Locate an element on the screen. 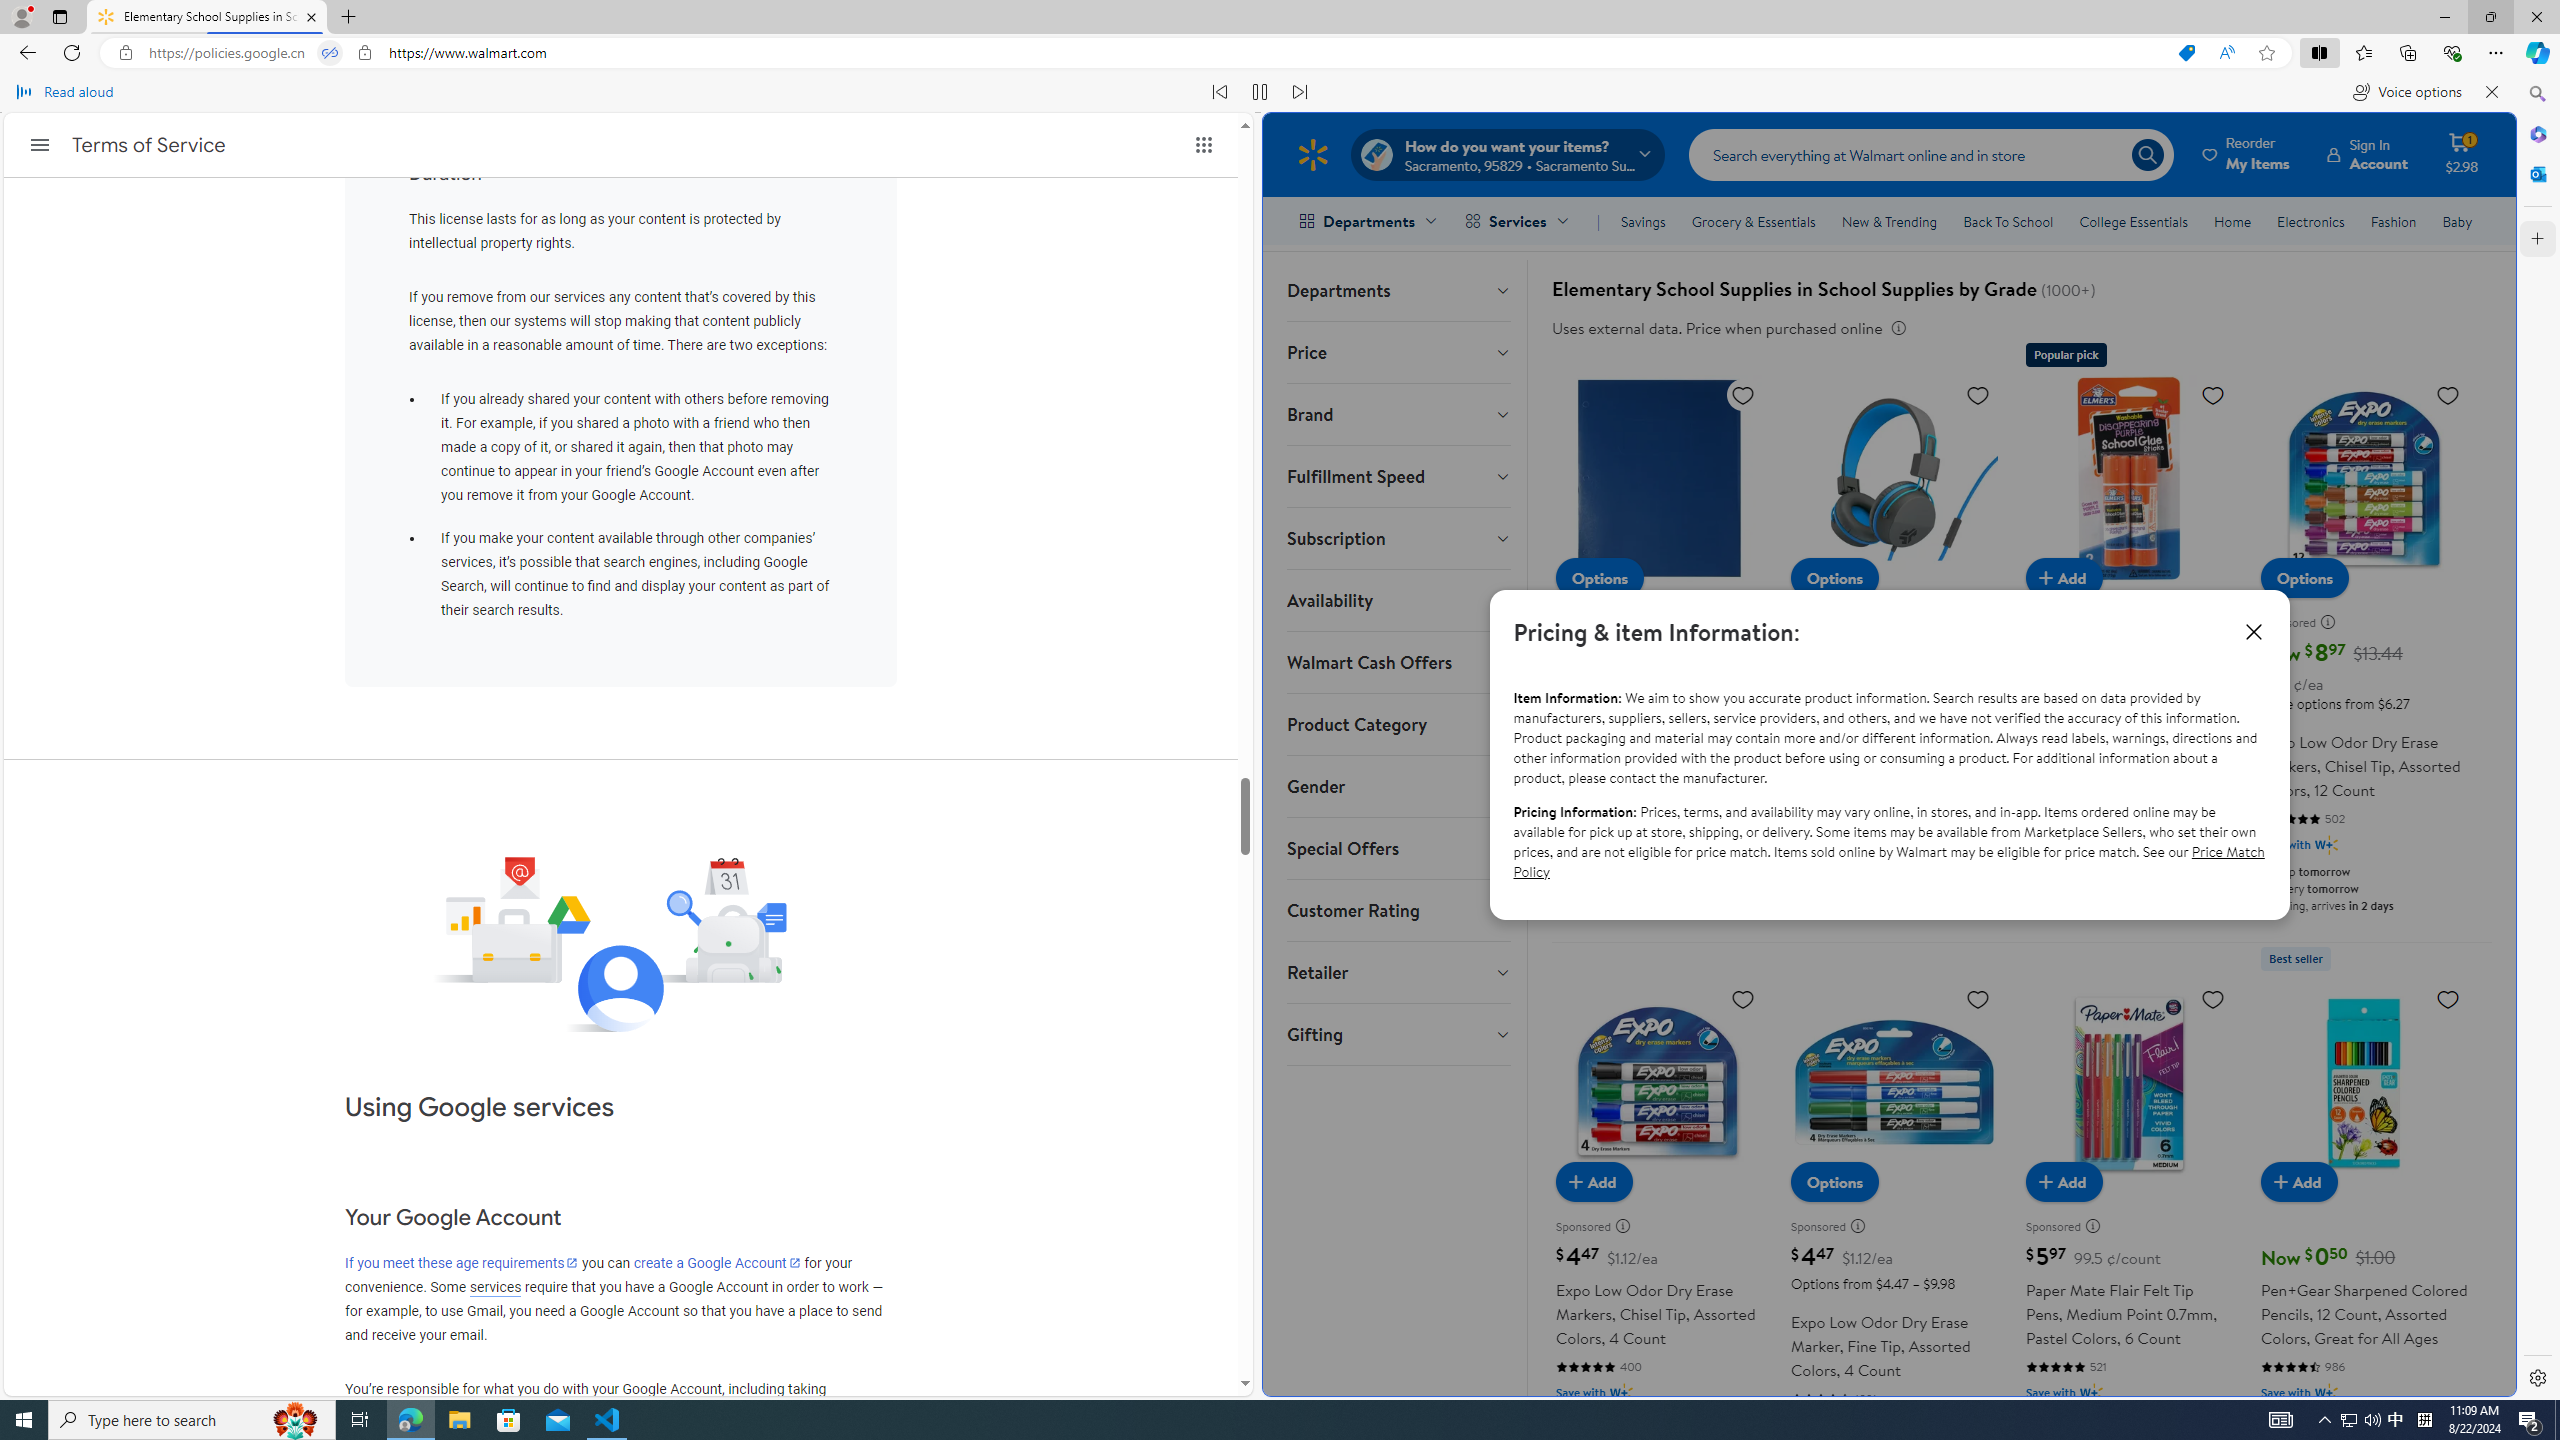 This screenshot has width=2560, height=1440. 'This site has coupons! Shopping in Microsoft Edge, 7' is located at coordinates (2185, 53).